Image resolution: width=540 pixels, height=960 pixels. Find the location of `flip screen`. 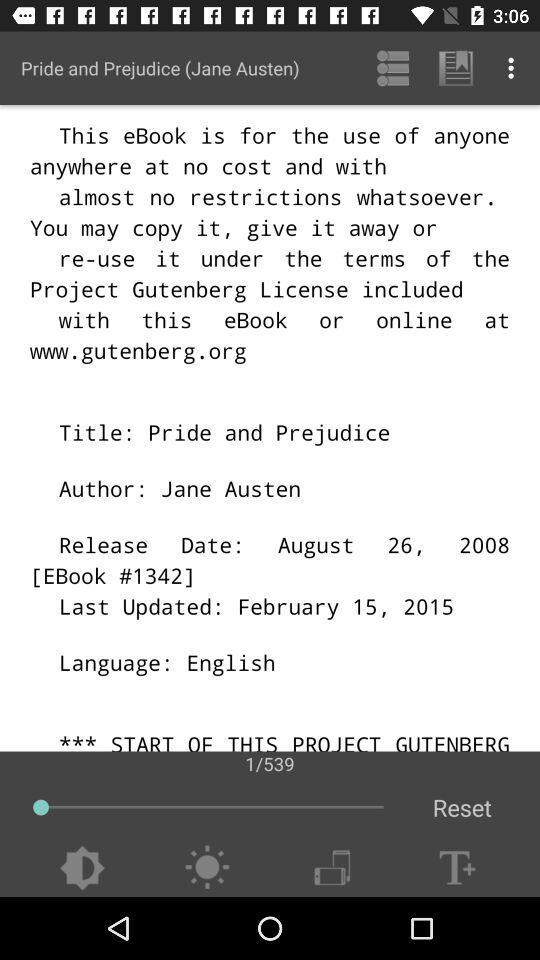

flip screen is located at coordinates (332, 867).